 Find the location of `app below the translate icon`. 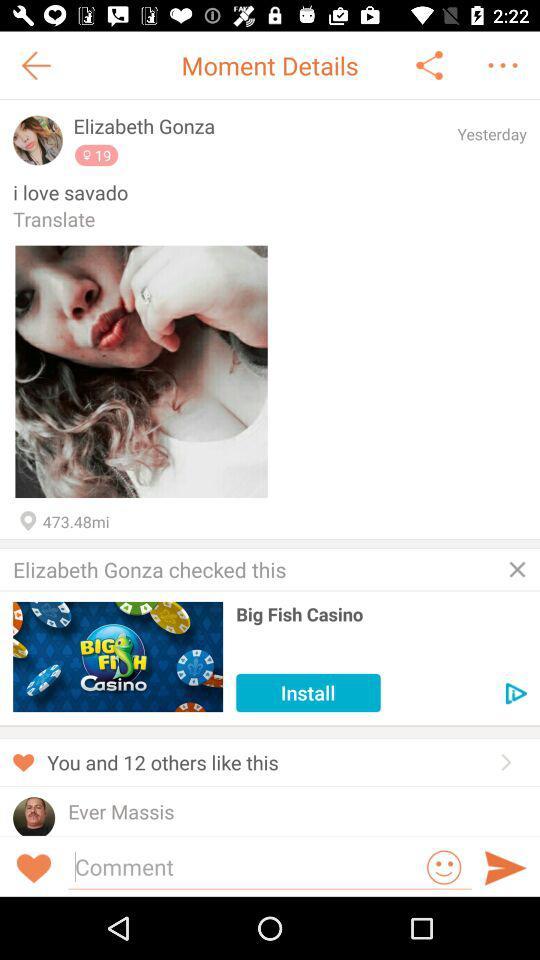

app below the translate icon is located at coordinates (140, 370).